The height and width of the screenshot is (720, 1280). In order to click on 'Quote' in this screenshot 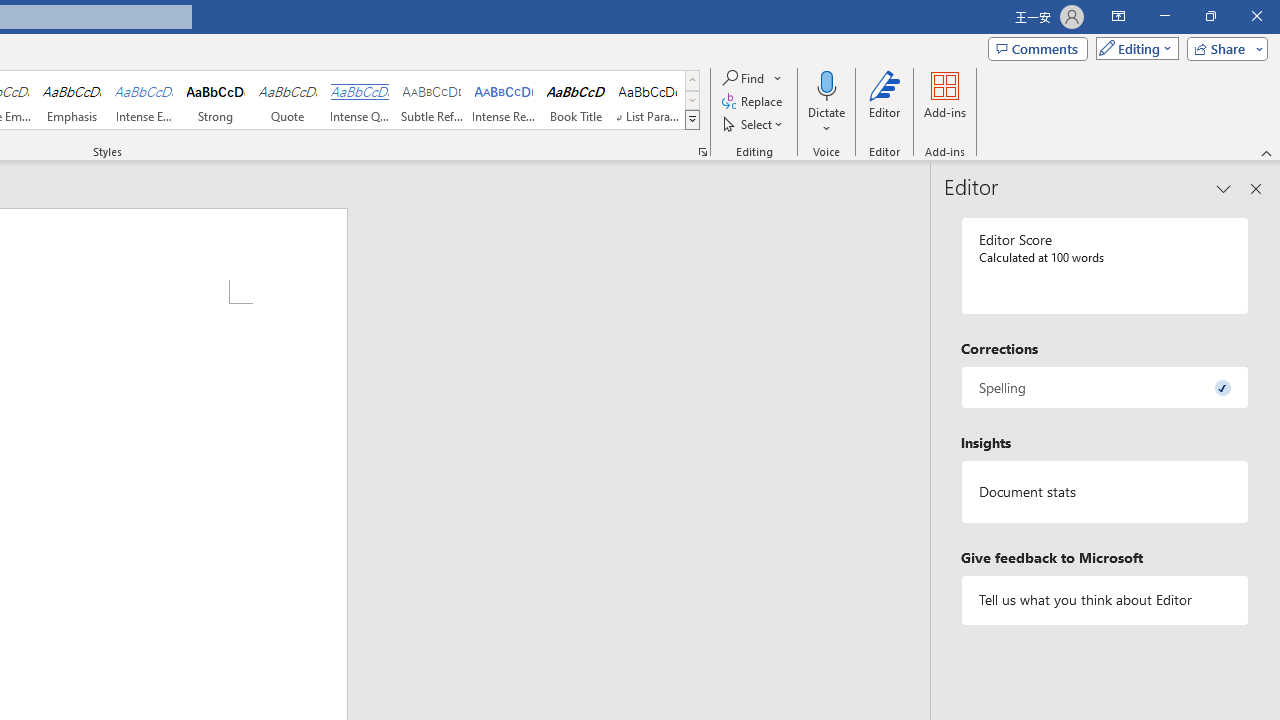, I will do `click(287, 100)`.